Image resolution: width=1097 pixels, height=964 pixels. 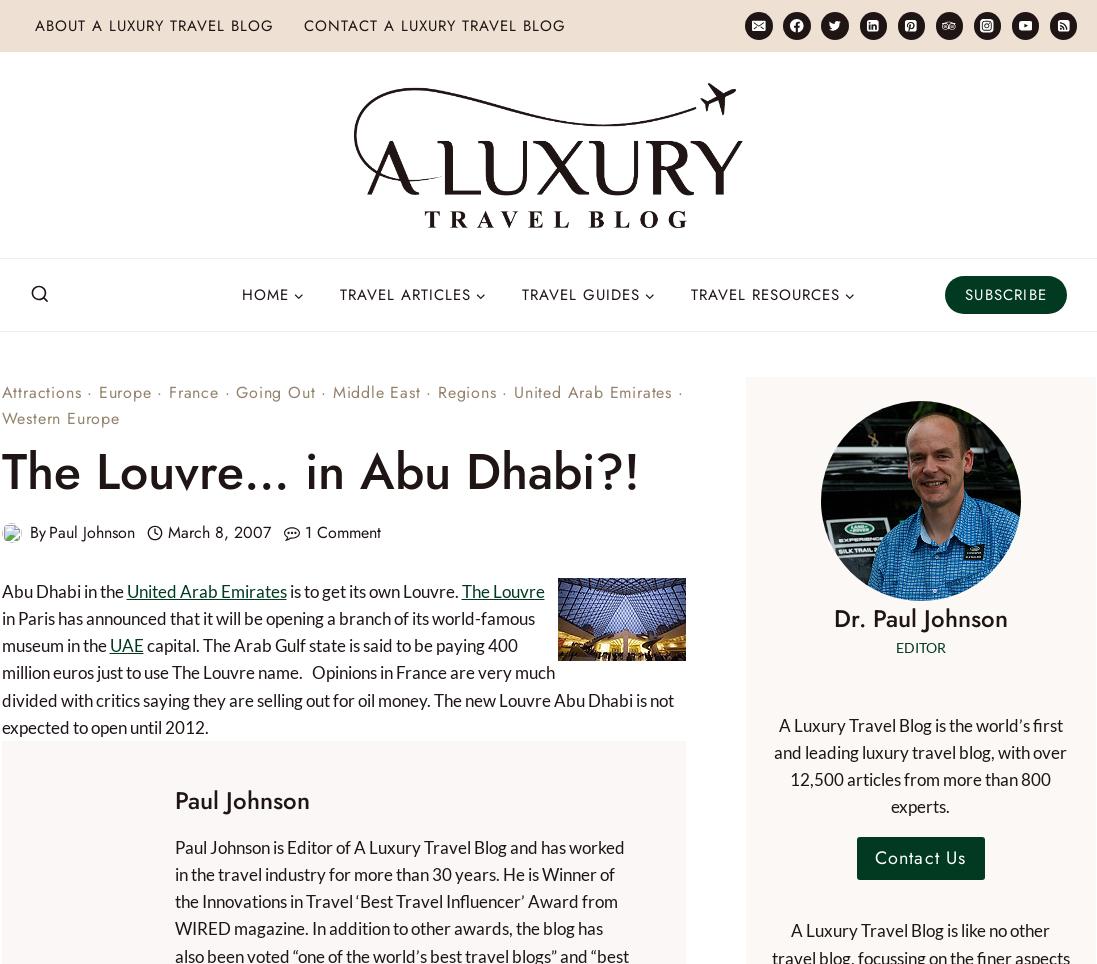 I want to click on '1 Comment', so click(x=342, y=532).